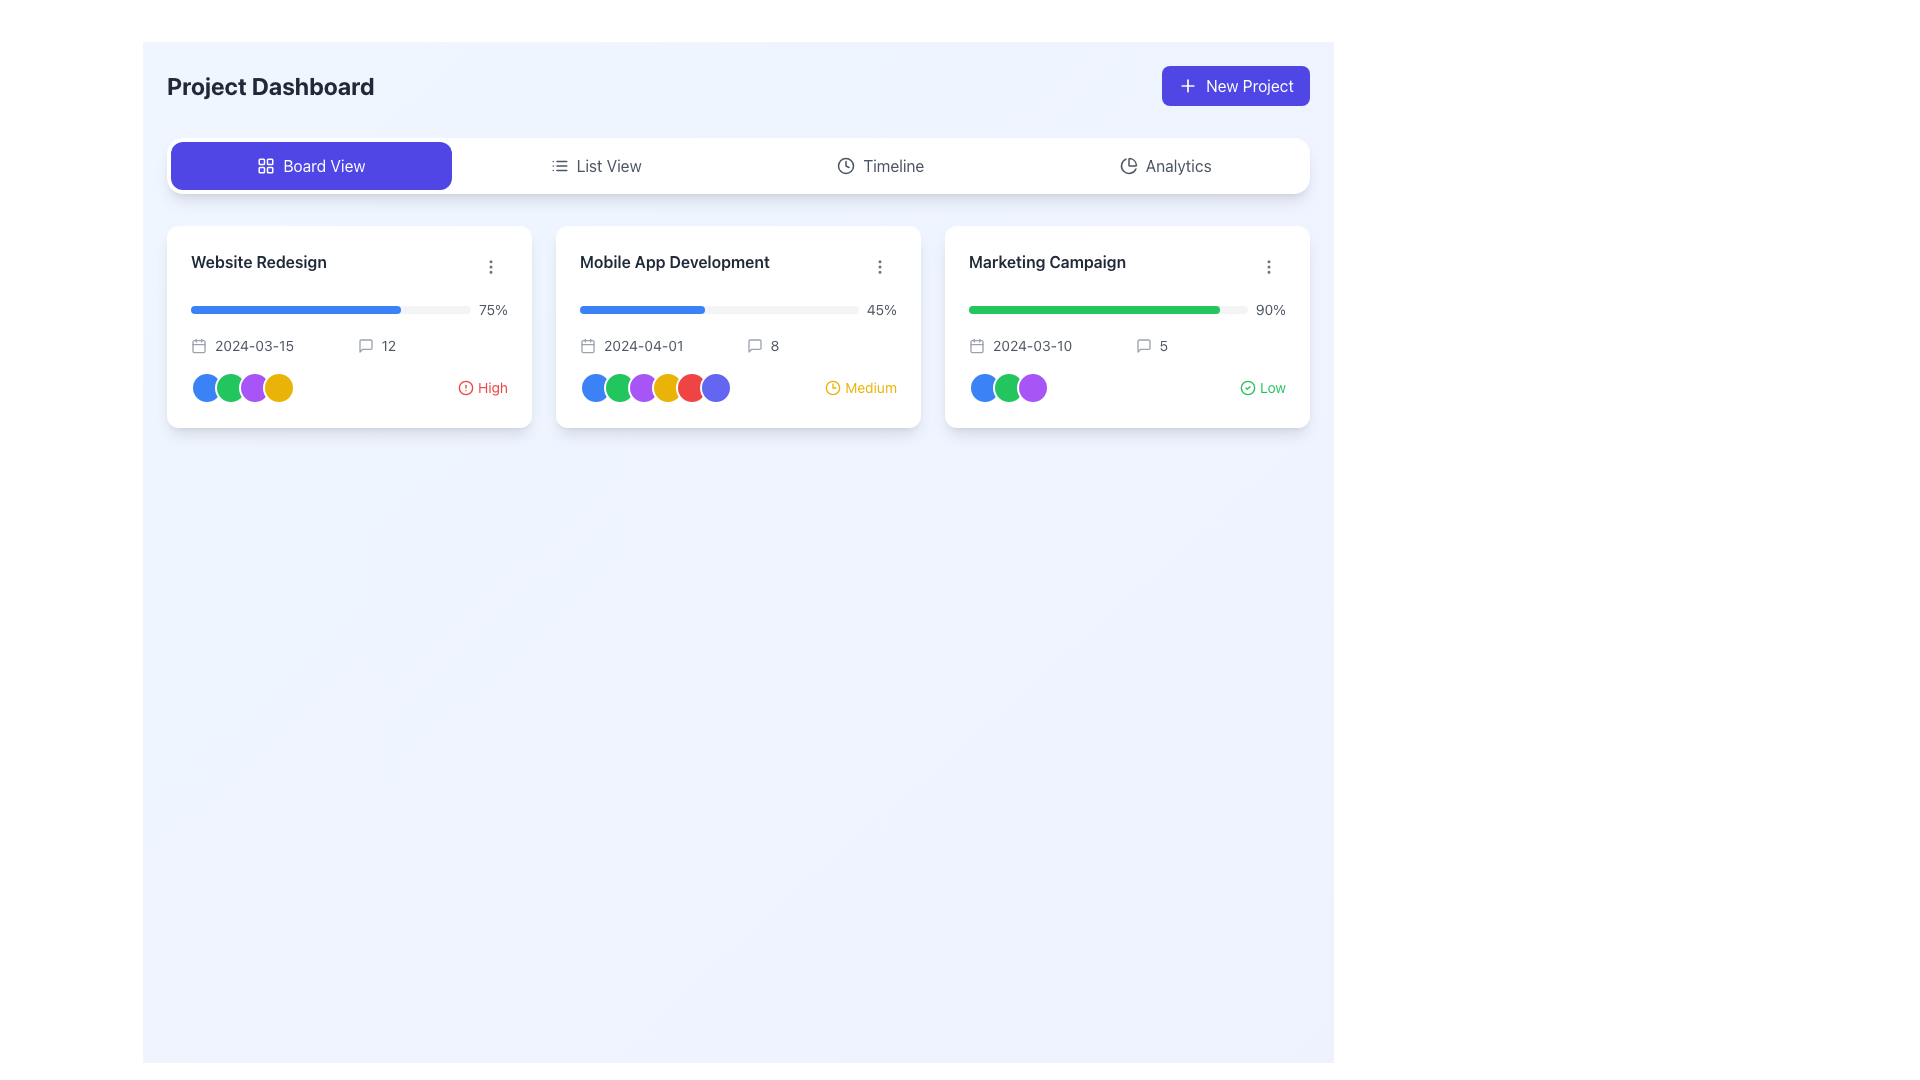 This screenshot has height=1080, width=1920. I want to click on the leftmost circular icon with a blue background and a white border, located at the bottom-left corner of the 'Website Redesign' project card, so click(206, 388).